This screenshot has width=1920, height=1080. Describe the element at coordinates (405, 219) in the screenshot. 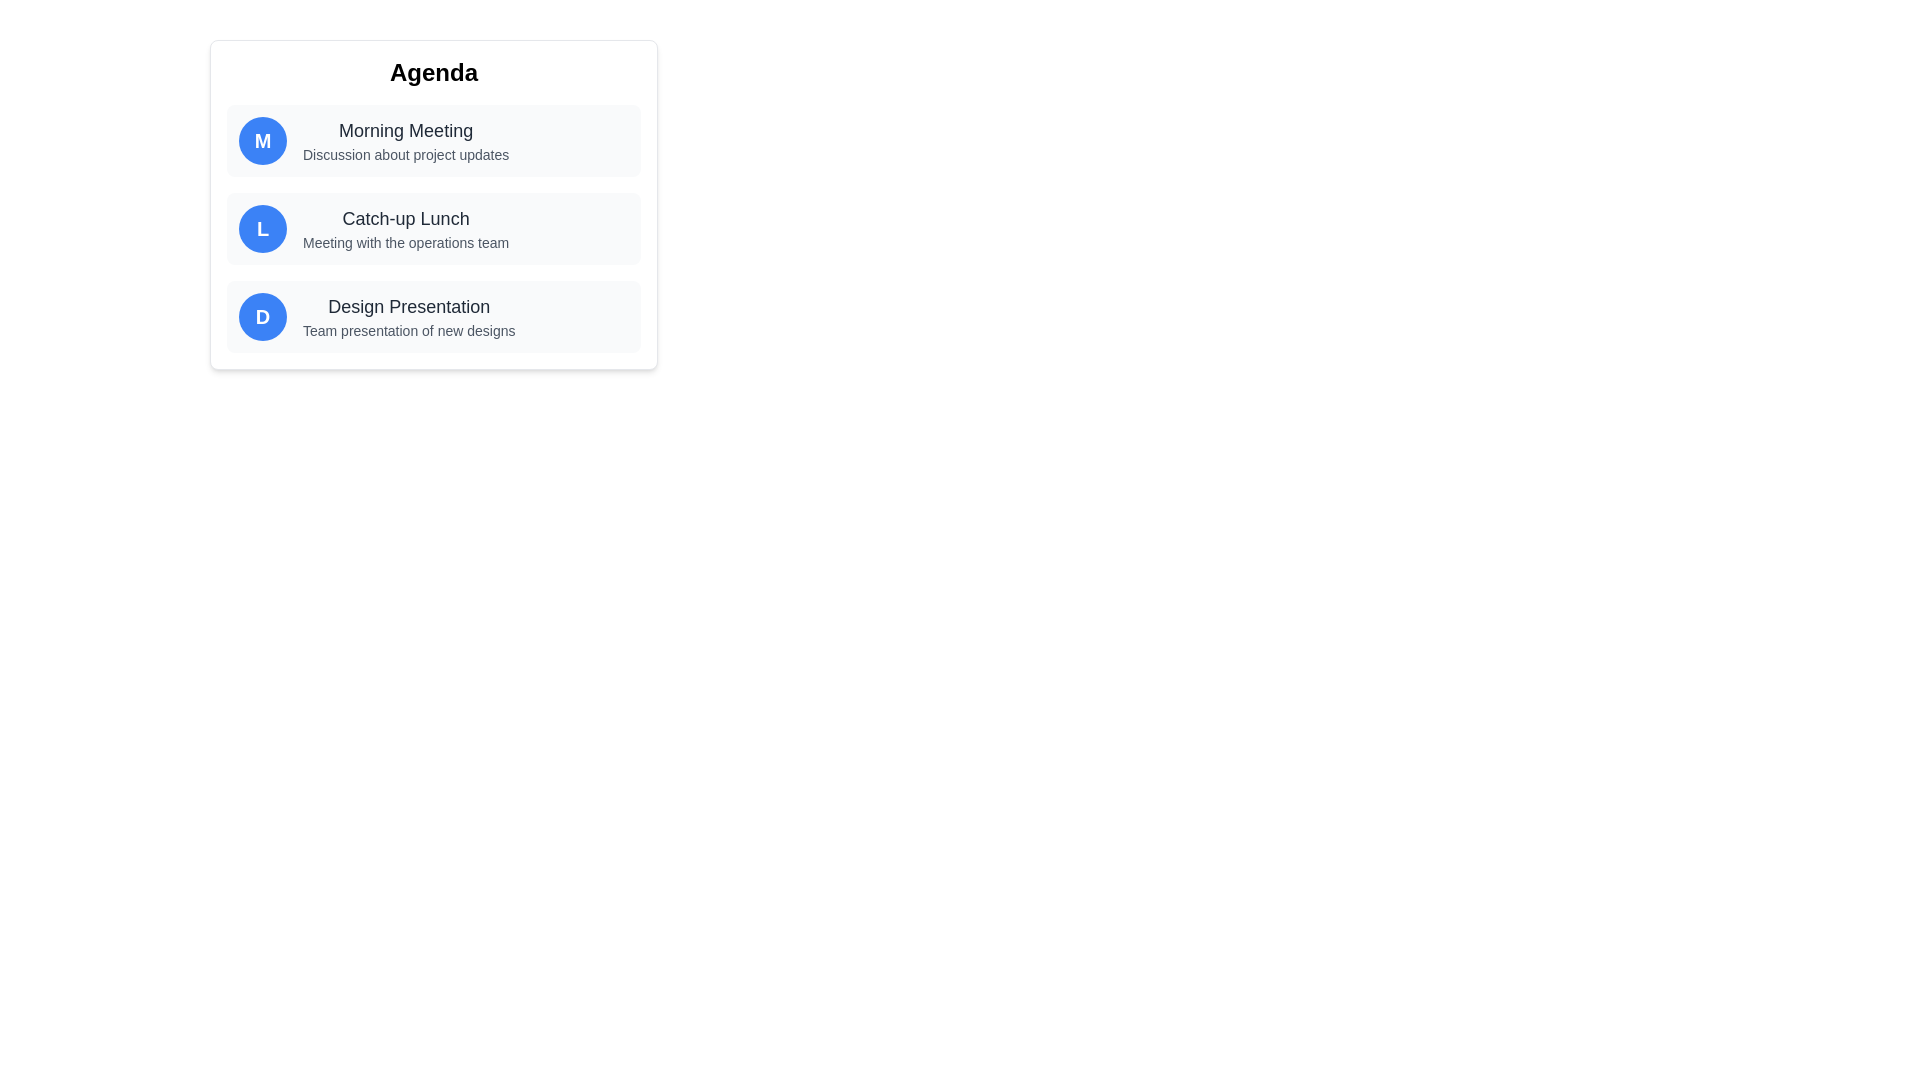

I see `the text label displaying 'Catch-up Lunch', which is the second event in the list of appointments` at that location.